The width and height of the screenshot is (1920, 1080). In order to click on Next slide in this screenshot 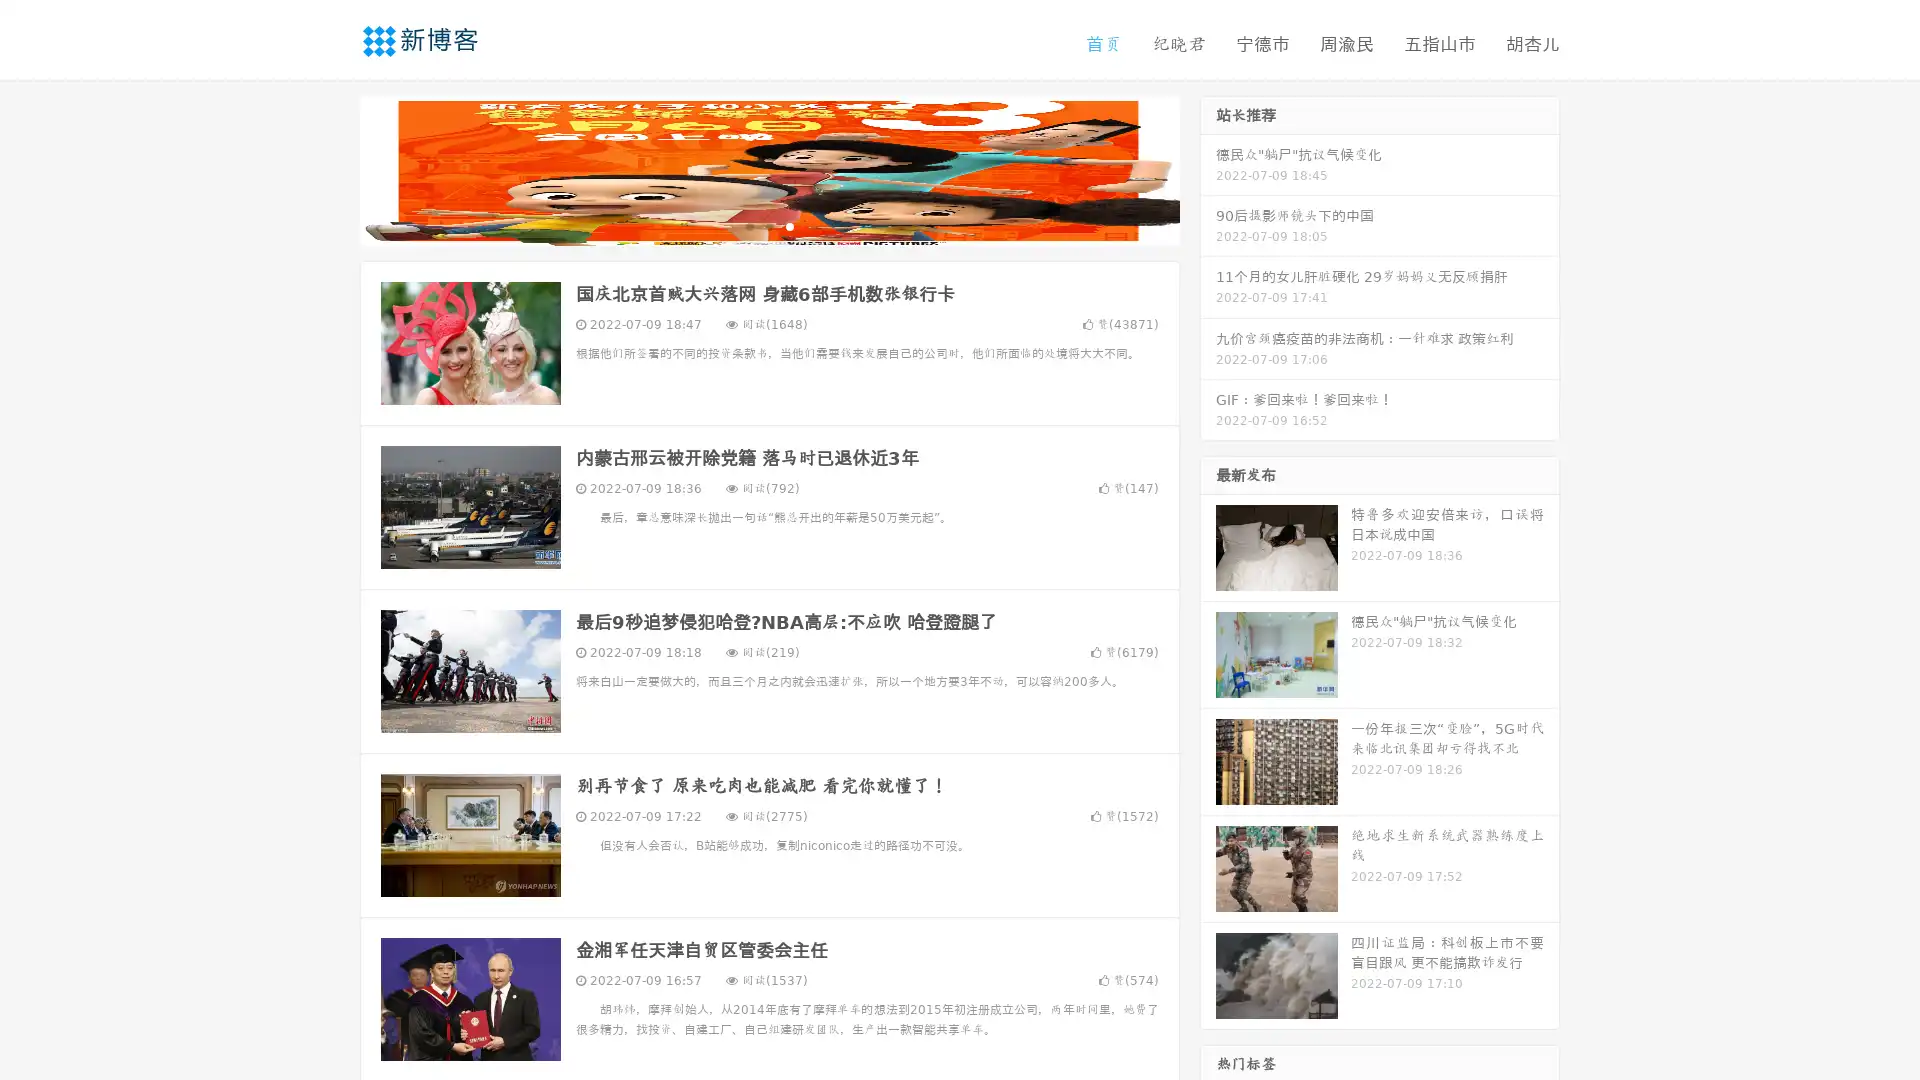, I will do `click(1208, 168)`.